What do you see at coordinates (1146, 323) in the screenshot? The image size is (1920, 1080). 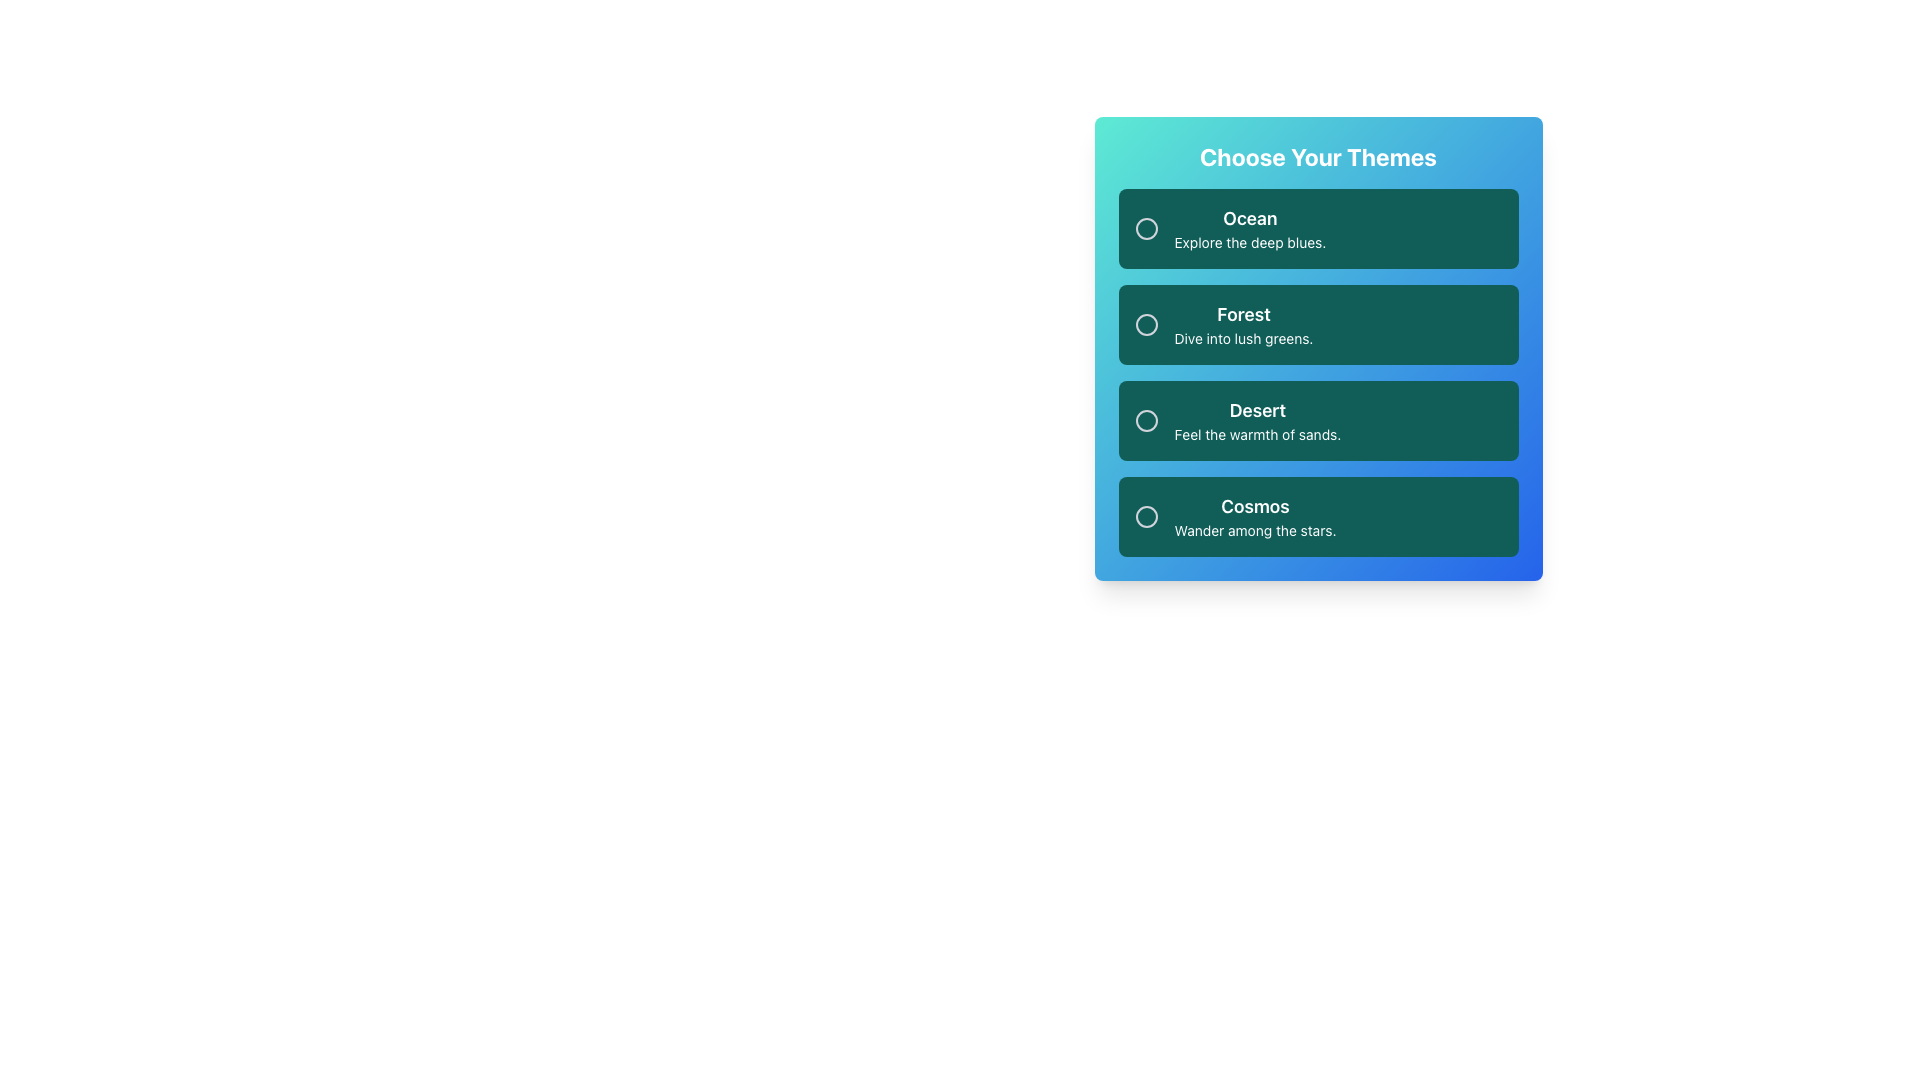 I see `the circular radio button located to the far left of the text 'Forest'` at bounding box center [1146, 323].